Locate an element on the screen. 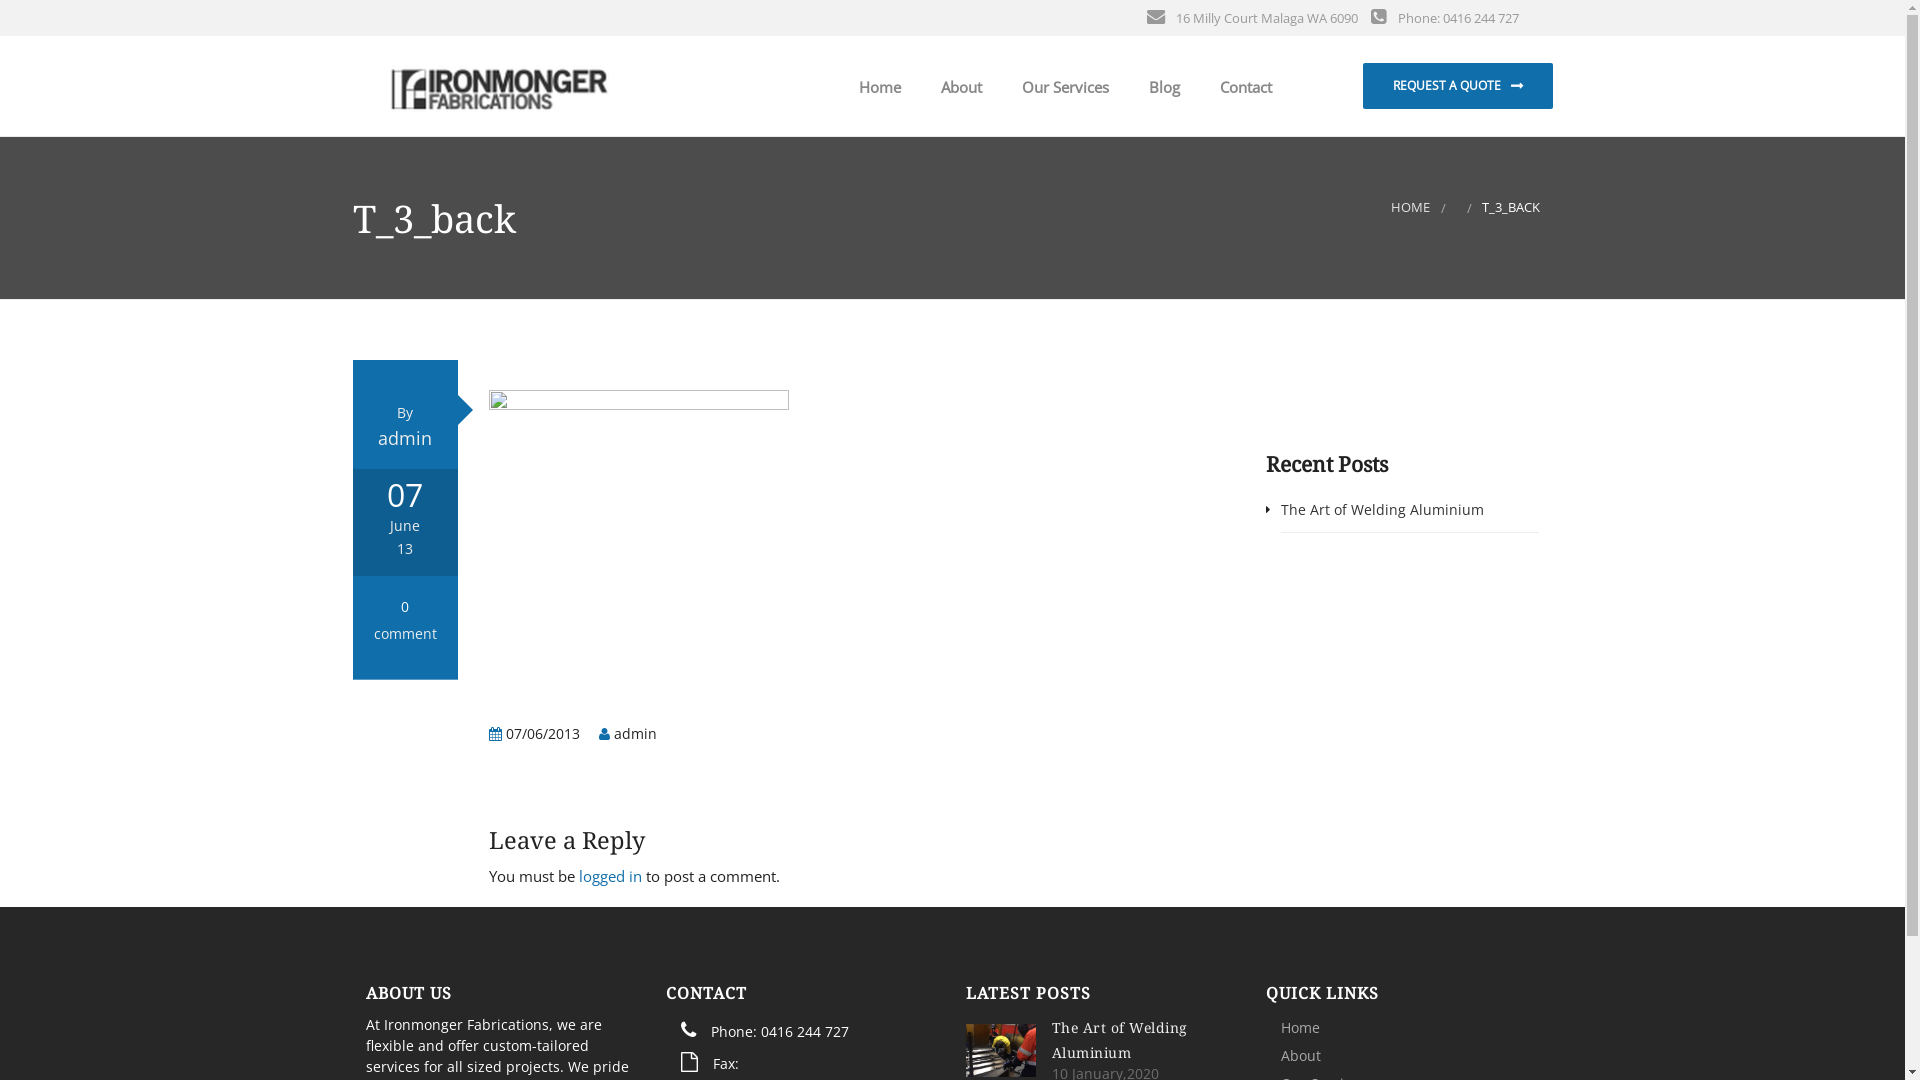  'The Art of Welding Aluminium' is located at coordinates (1118, 1039).